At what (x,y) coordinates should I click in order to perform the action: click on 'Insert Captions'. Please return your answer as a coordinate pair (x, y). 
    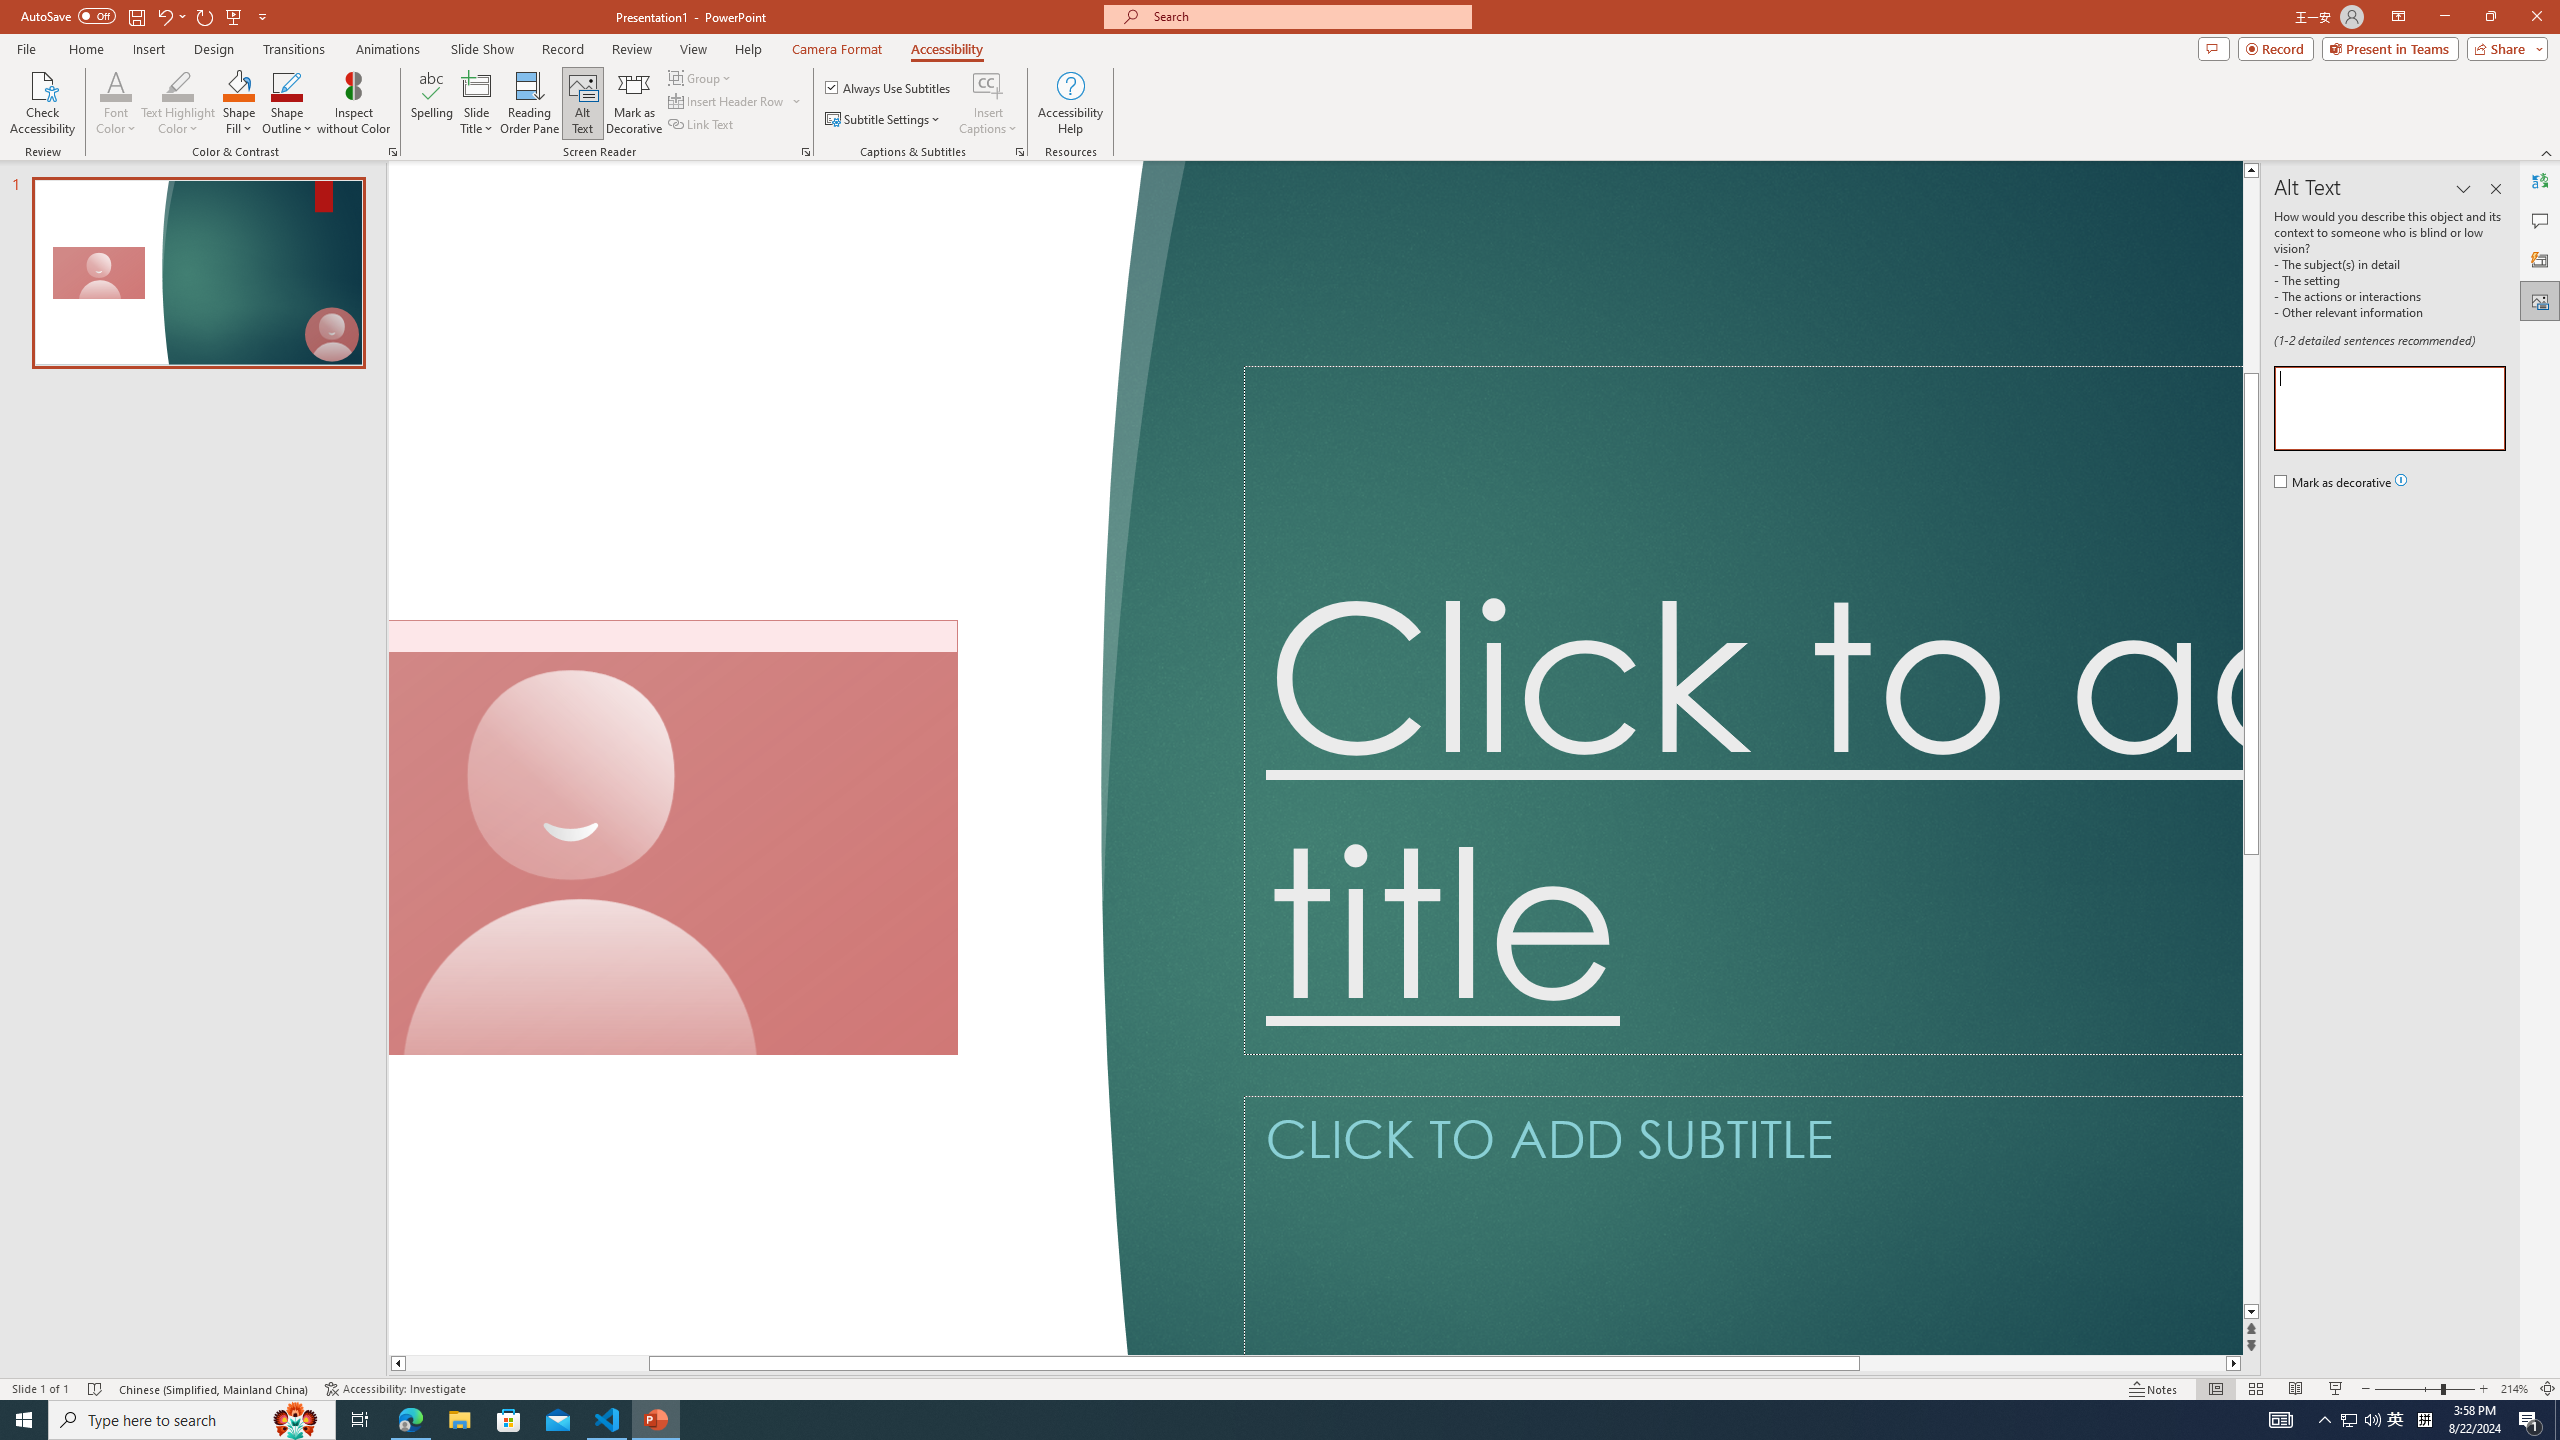
    Looking at the image, I should click on (987, 103).